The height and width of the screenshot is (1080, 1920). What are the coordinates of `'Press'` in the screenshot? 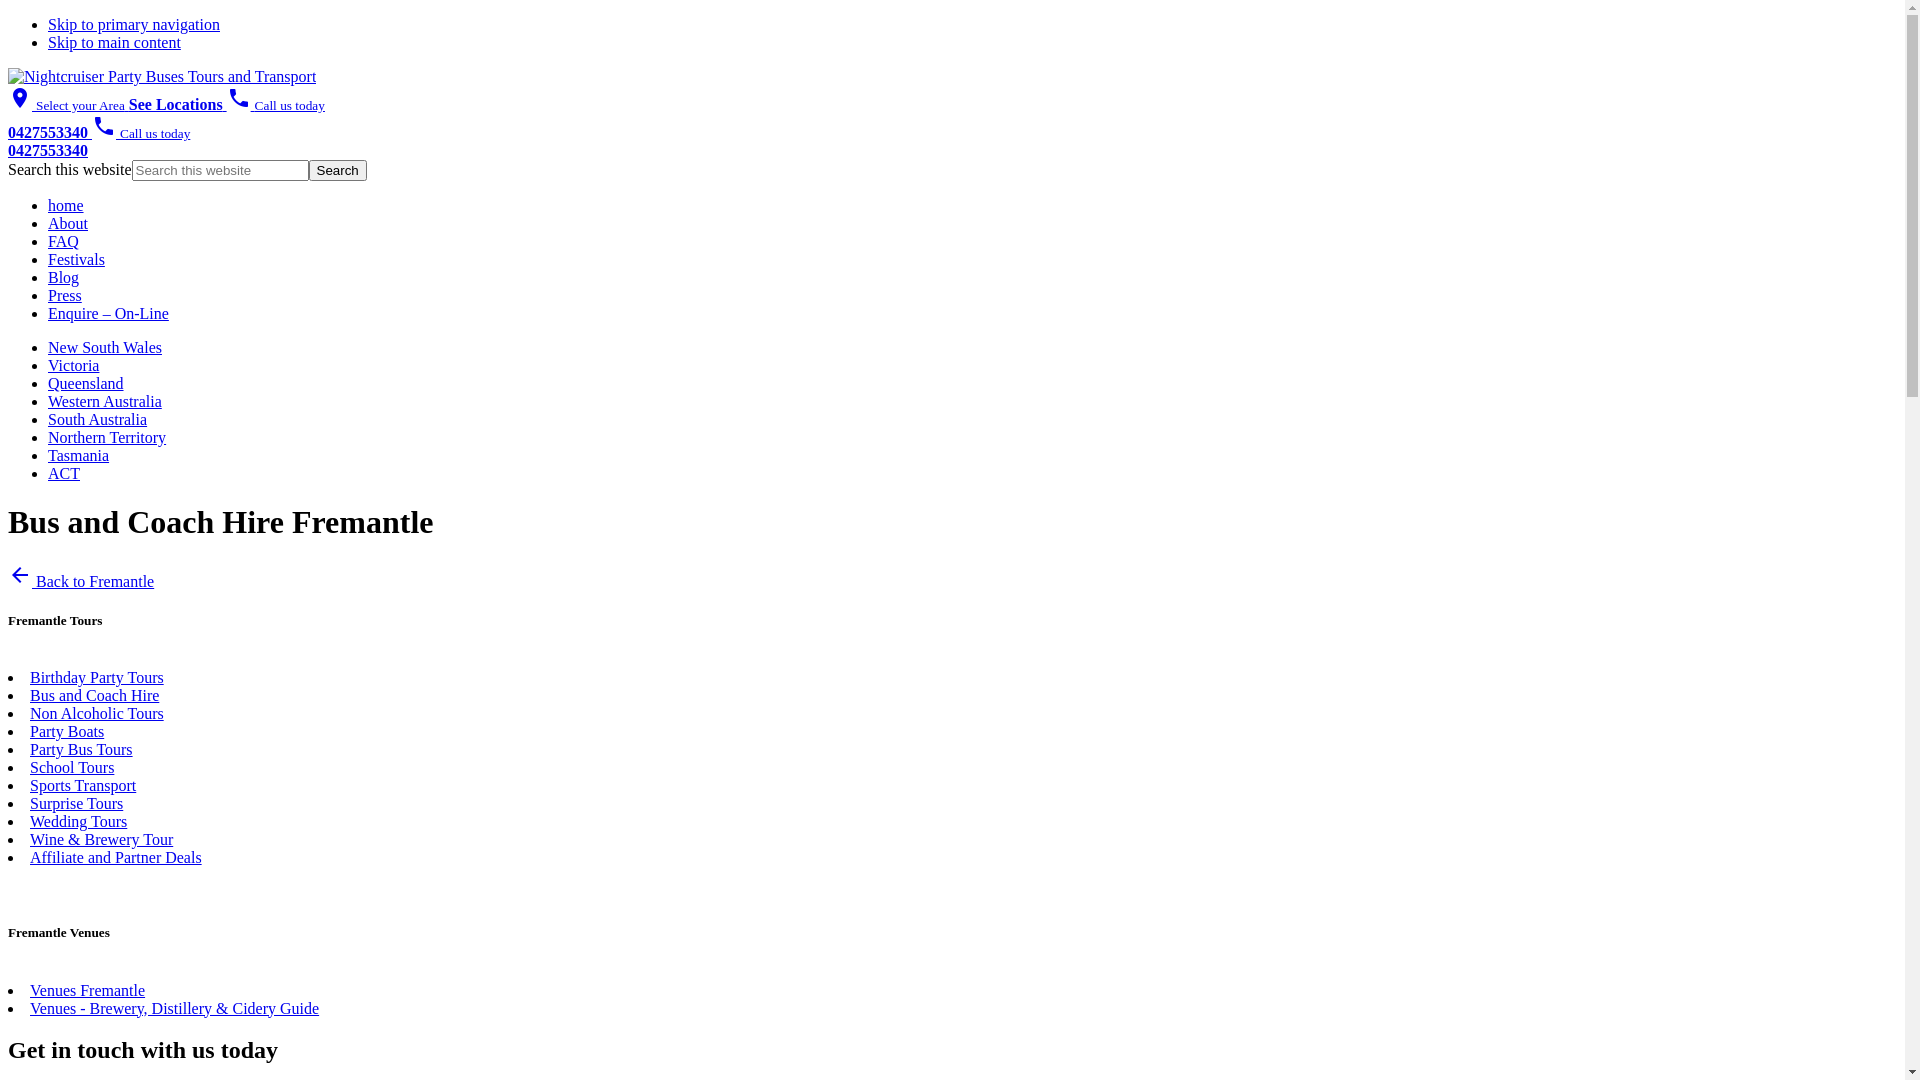 It's located at (48, 295).